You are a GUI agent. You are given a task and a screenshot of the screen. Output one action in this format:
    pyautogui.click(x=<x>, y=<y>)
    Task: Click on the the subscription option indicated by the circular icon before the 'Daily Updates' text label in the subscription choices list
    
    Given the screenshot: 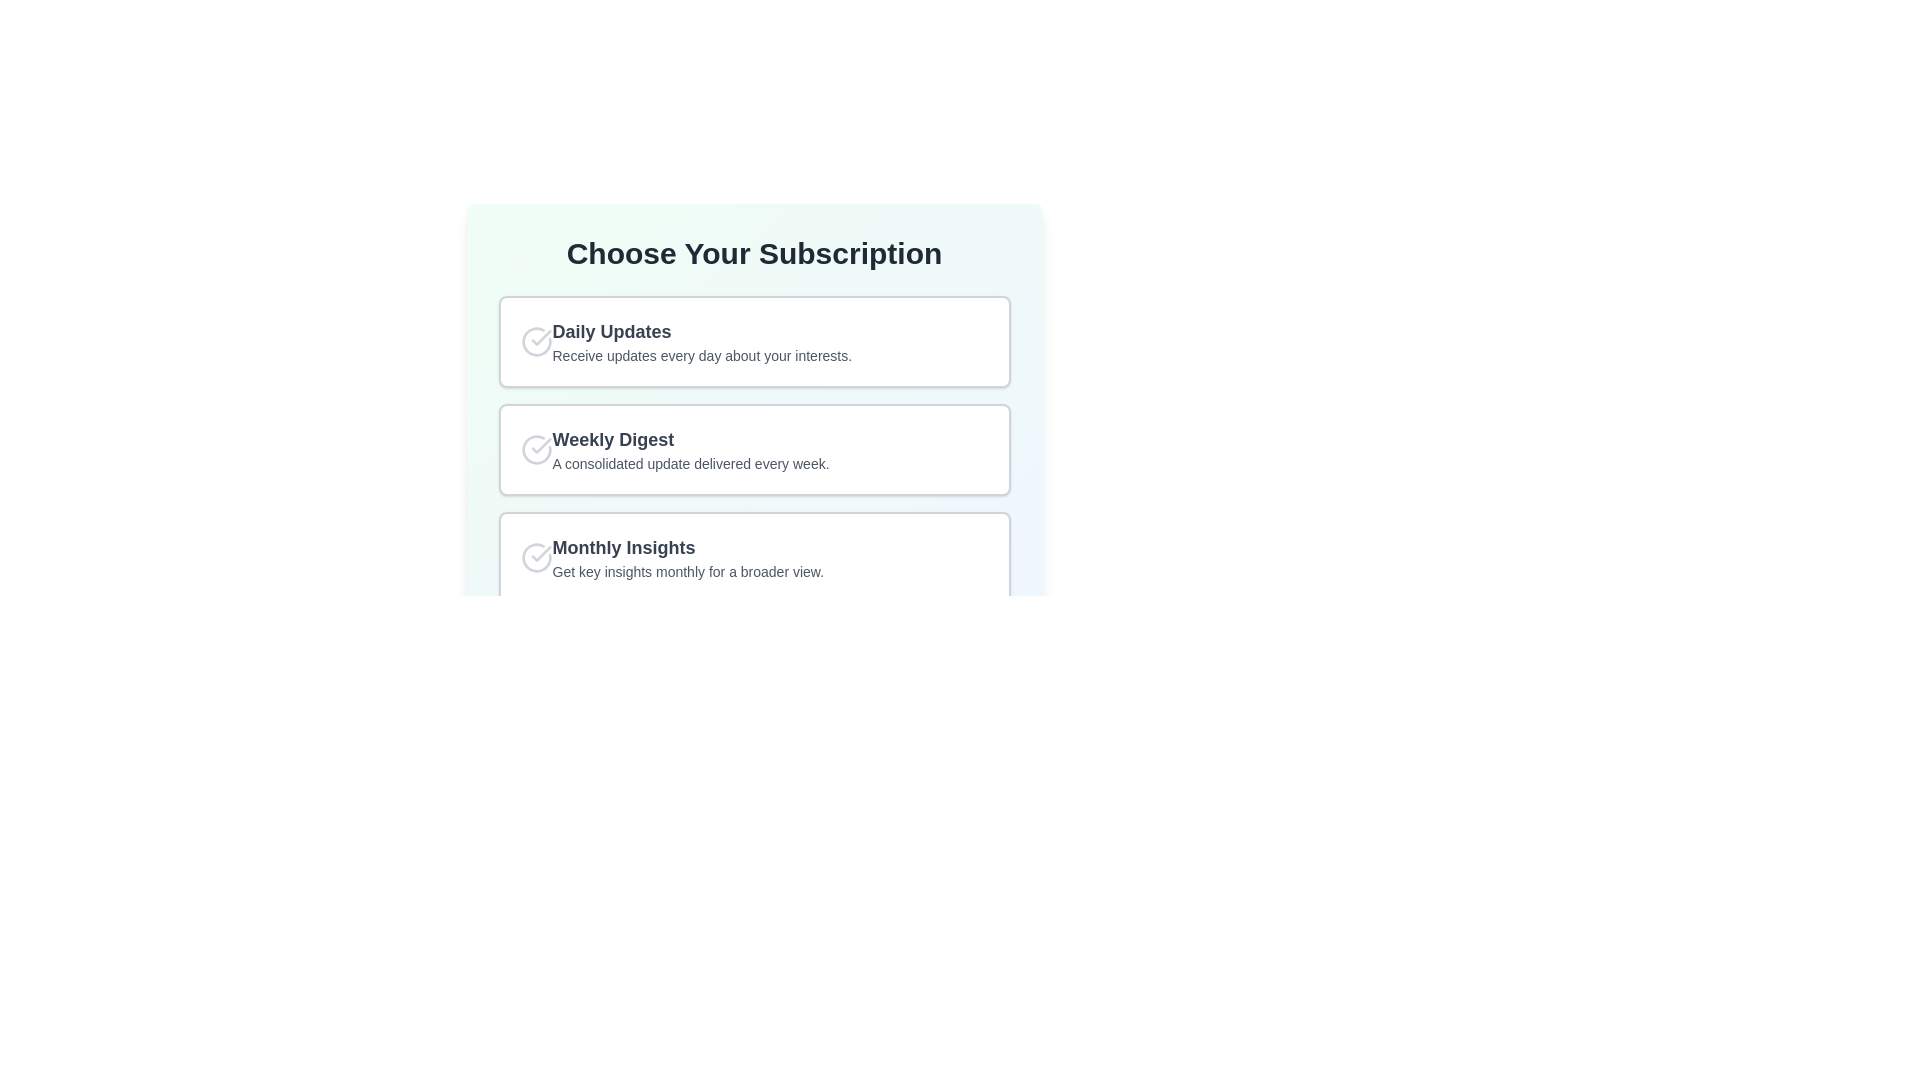 What is the action you would take?
    pyautogui.click(x=541, y=337)
    